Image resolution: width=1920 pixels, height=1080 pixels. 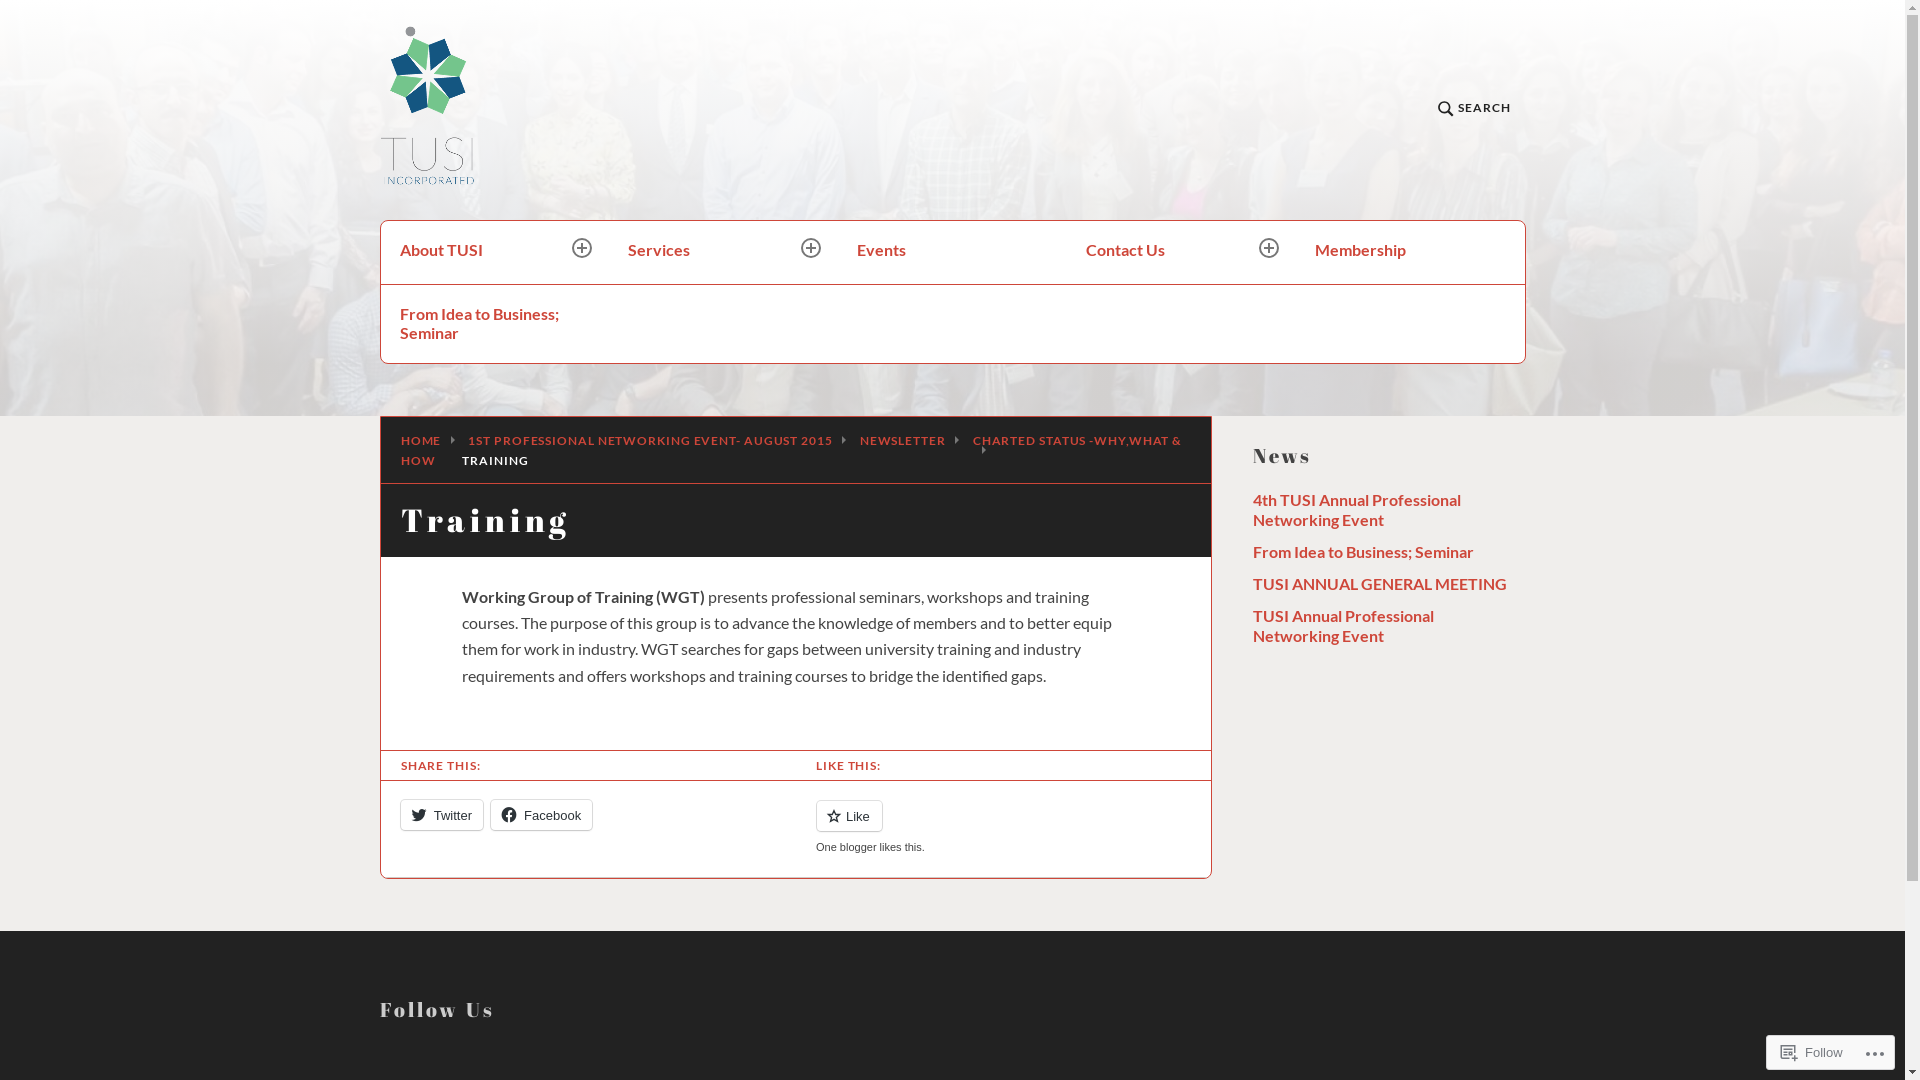 What do you see at coordinates (795, 827) in the screenshot?
I see `'Like or Reblog'` at bounding box center [795, 827].